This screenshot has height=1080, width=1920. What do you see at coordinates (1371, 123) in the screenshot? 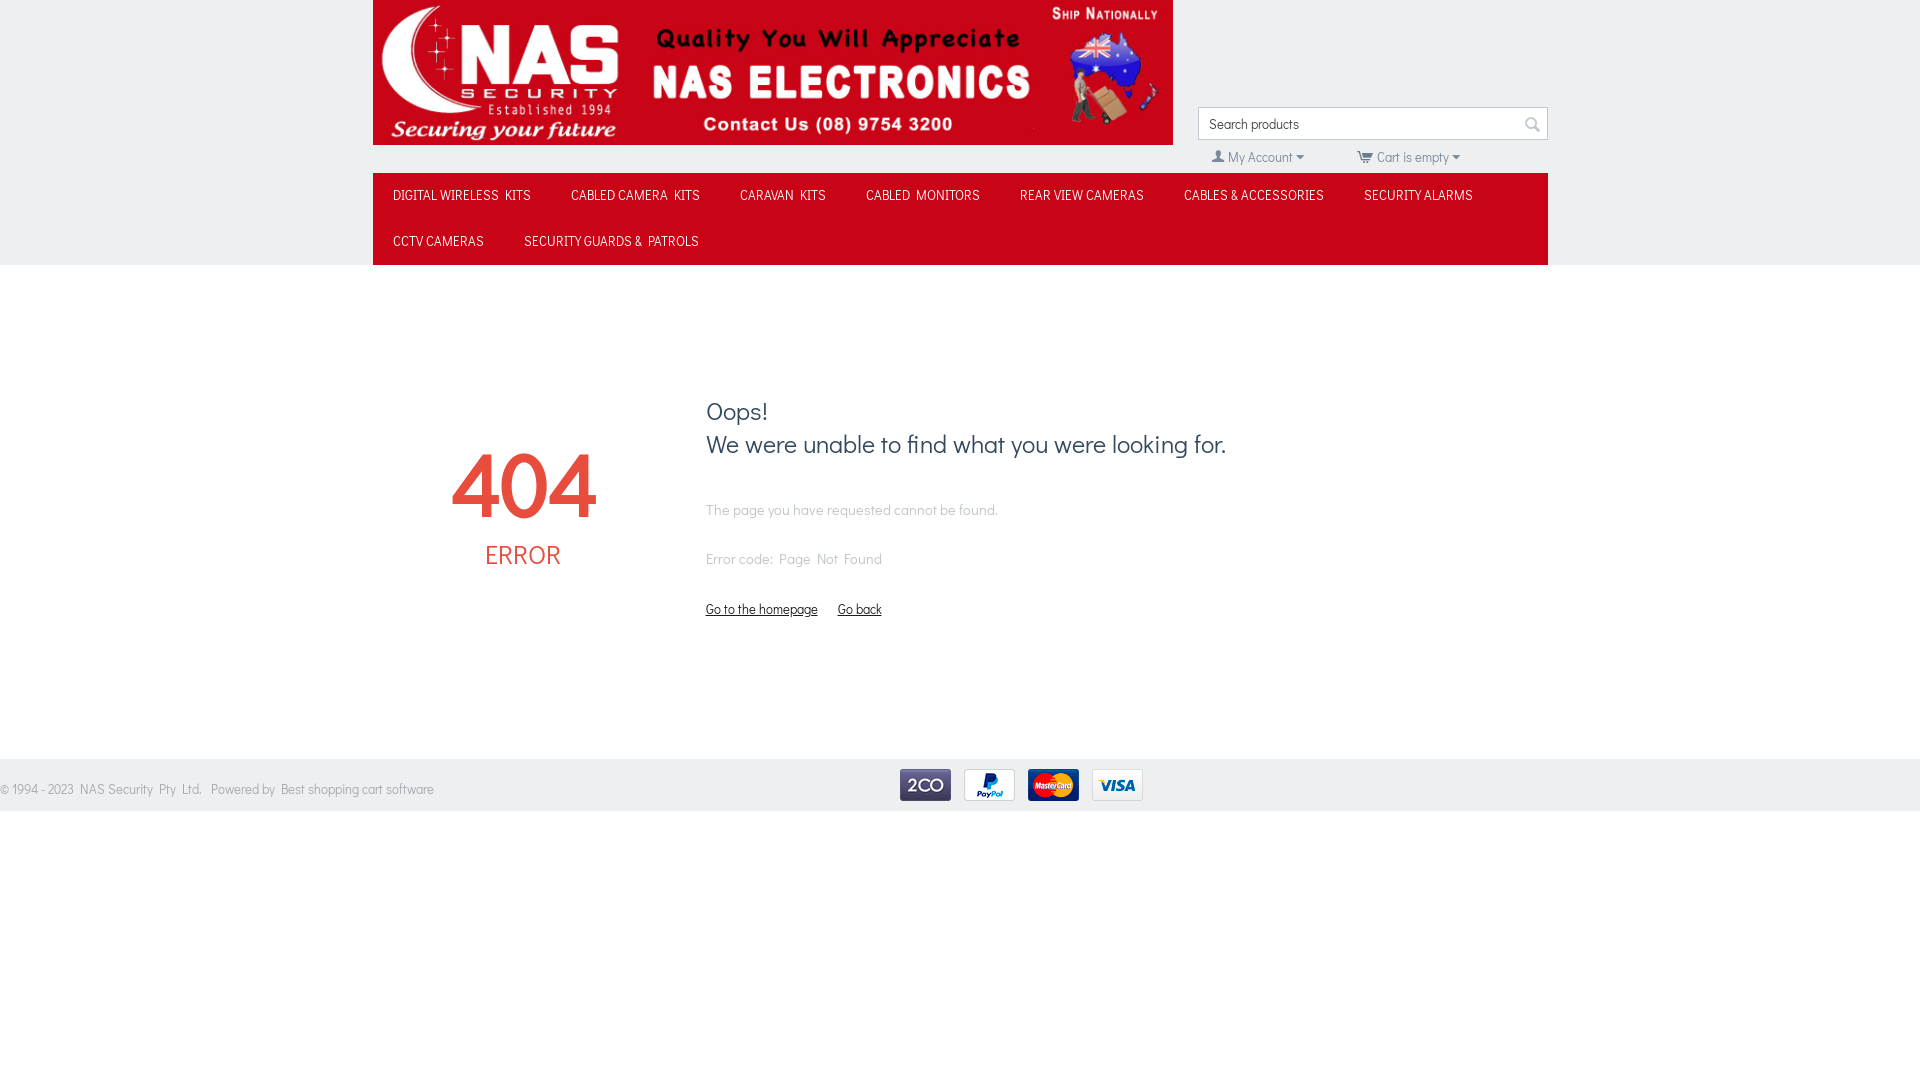
I see `'Search products'` at bounding box center [1371, 123].